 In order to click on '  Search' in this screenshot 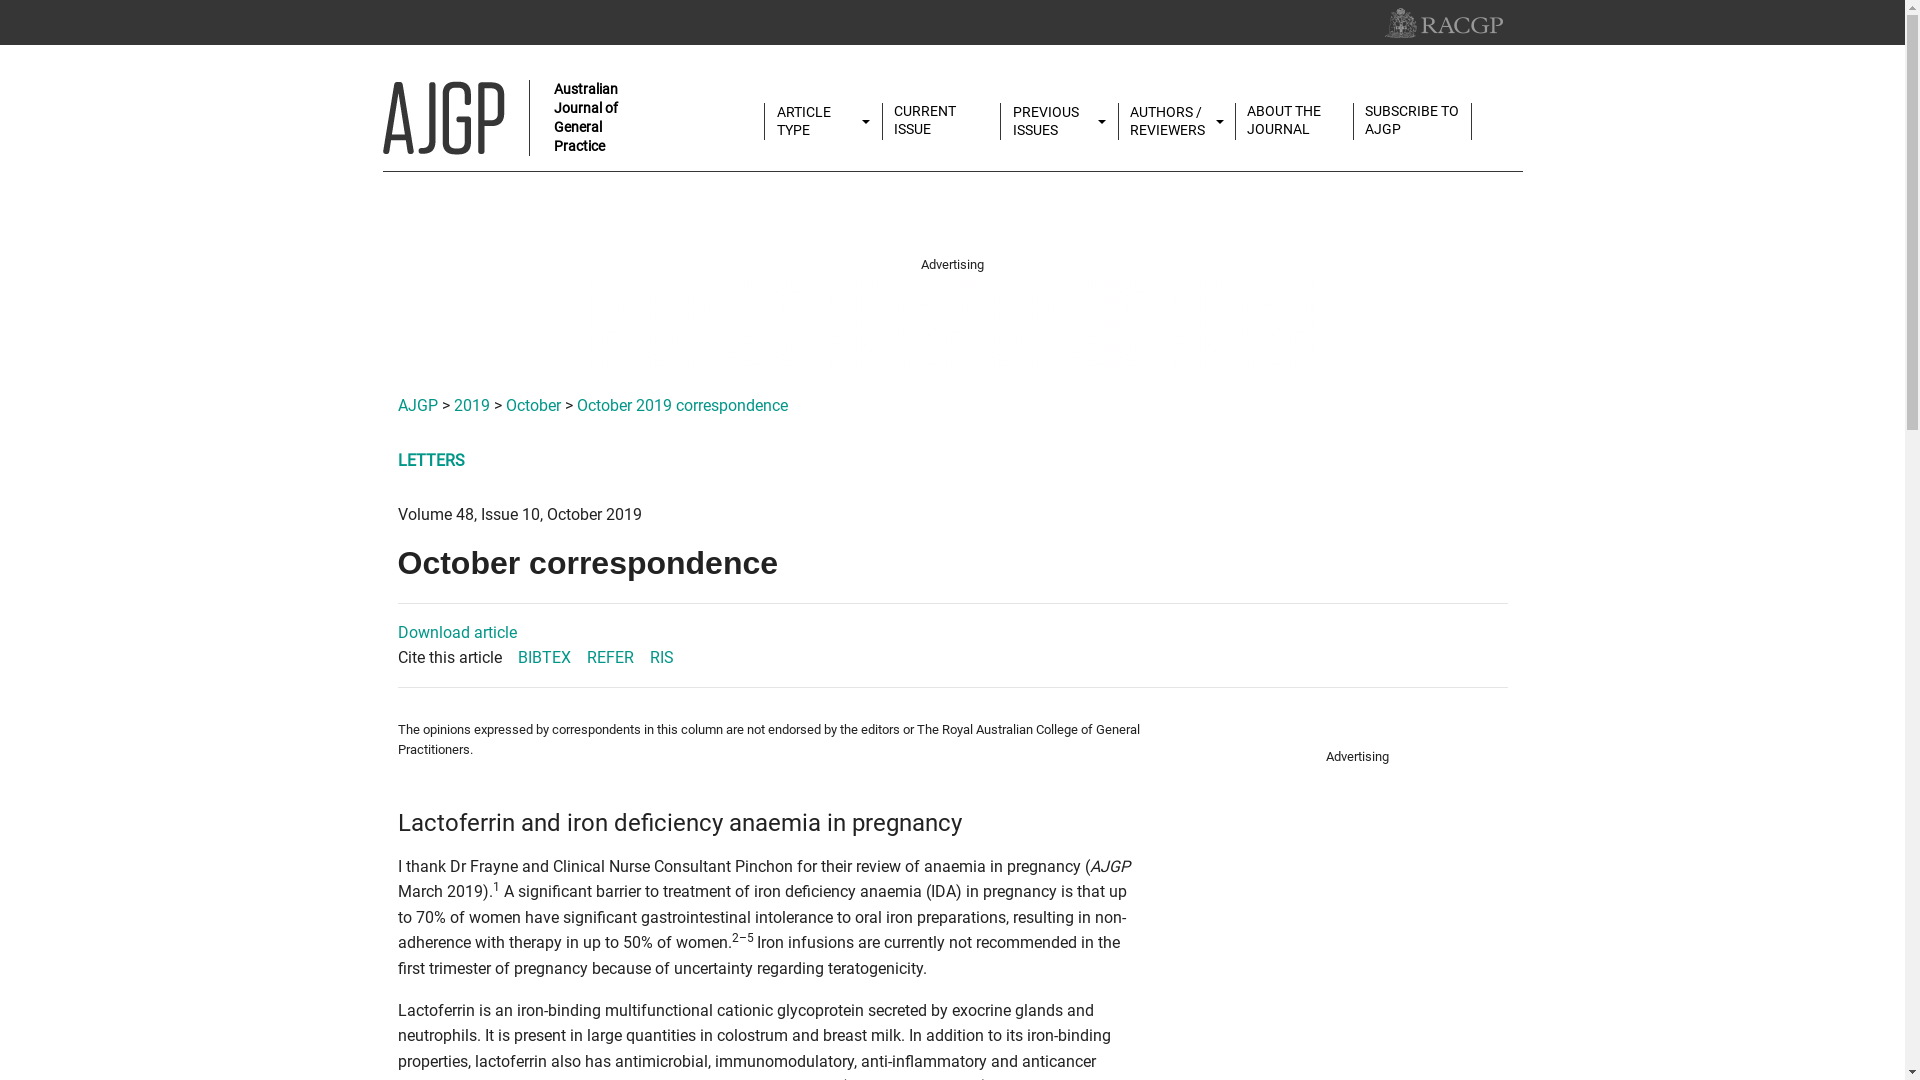, I will do `click(1506, 112)`.